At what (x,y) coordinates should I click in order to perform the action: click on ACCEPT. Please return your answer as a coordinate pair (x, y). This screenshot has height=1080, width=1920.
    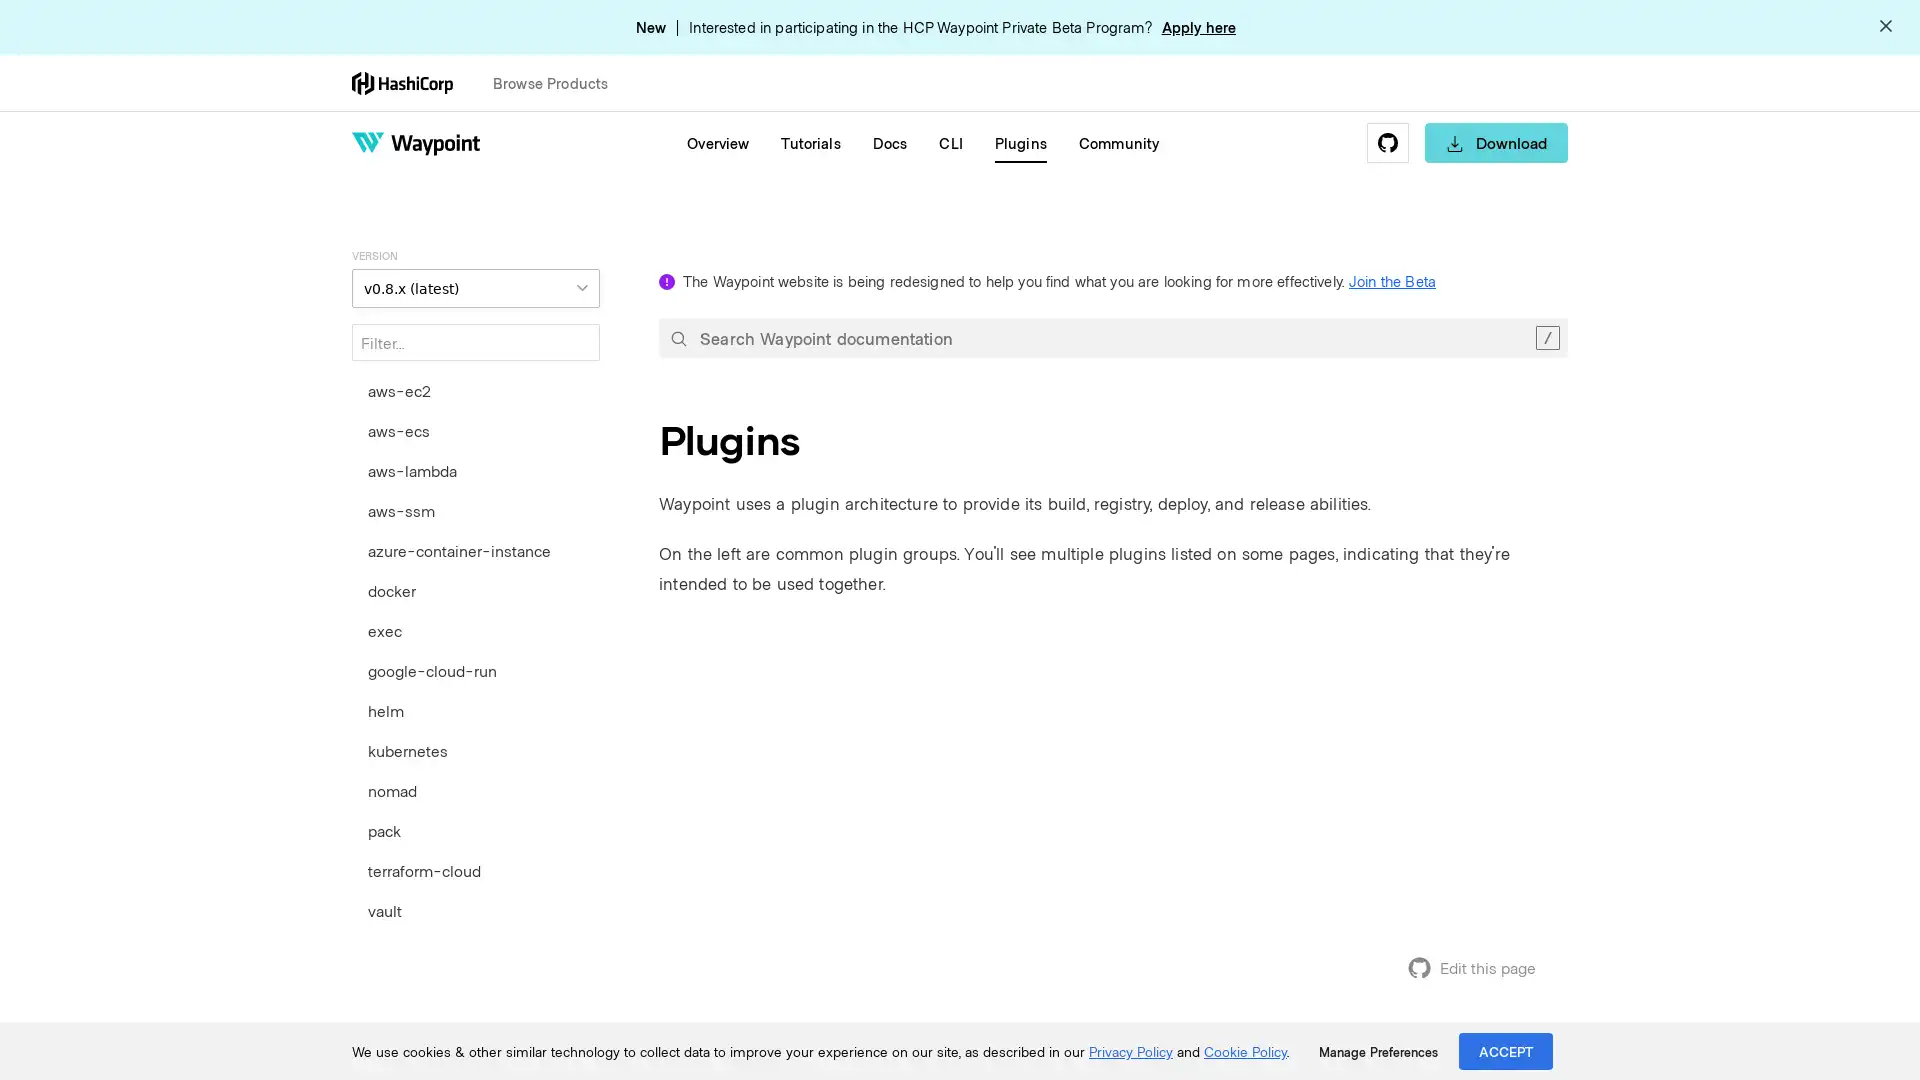
    Looking at the image, I should click on (1506, 1050).